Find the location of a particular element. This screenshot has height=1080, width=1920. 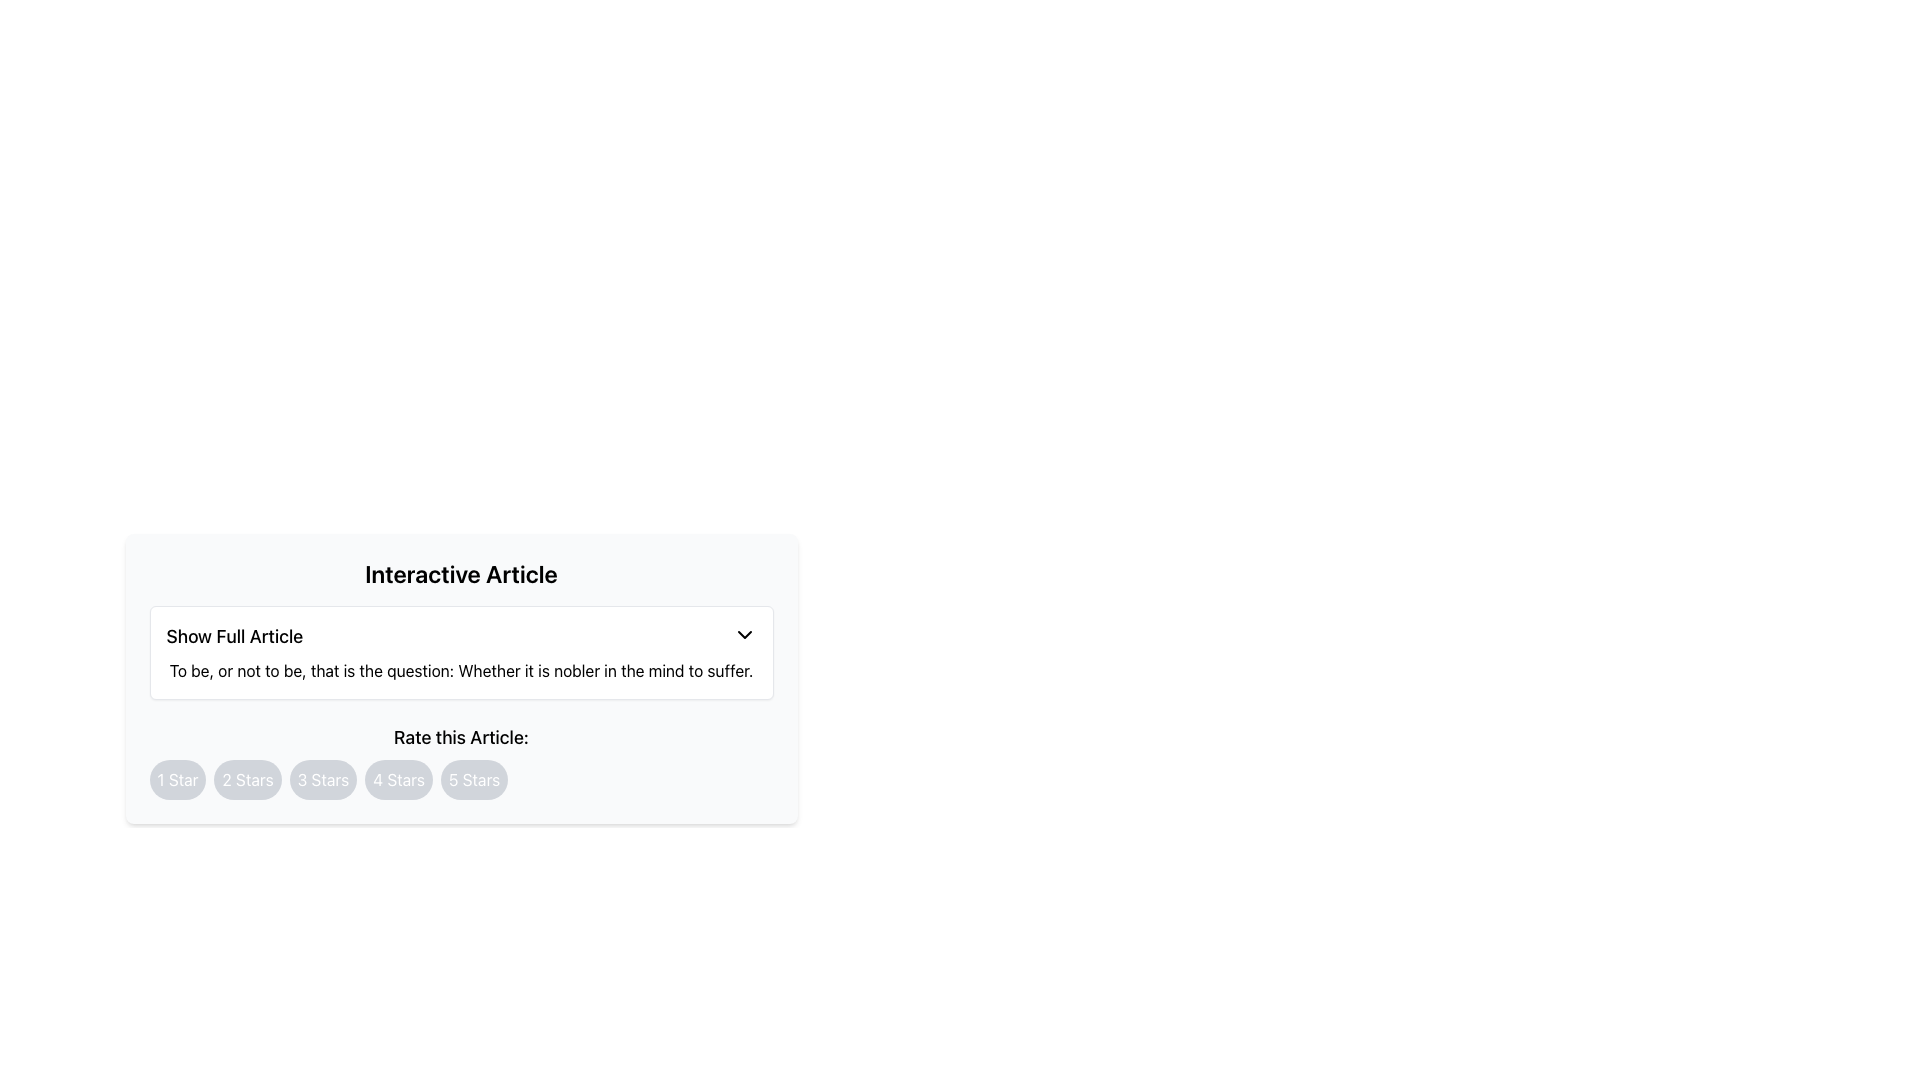

the '2 Stars' rating button, which is the second button in a horizontal arrangement of five star rating options is located at coordinates (247, 778).